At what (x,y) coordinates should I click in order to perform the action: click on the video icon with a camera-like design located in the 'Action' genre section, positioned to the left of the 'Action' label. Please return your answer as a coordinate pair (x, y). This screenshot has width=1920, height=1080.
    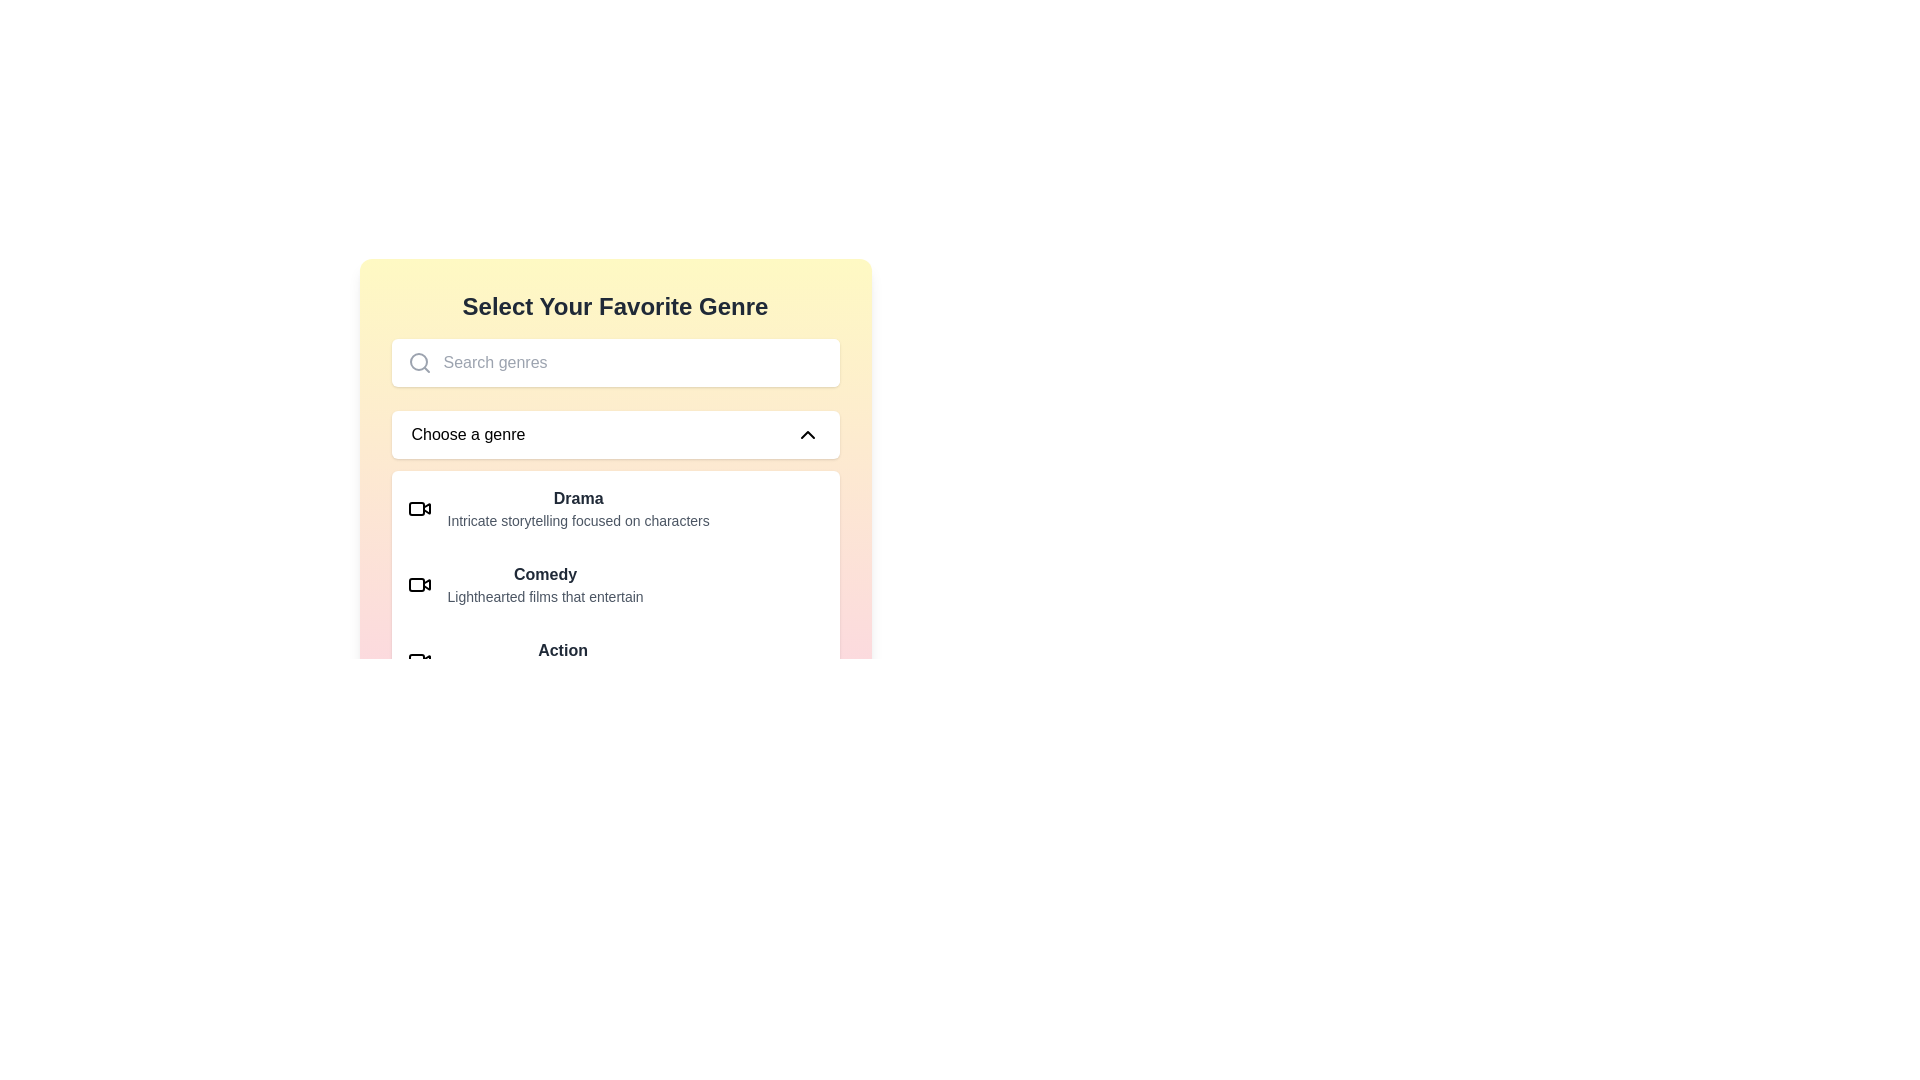
    Looking at the image, I should click on (418, 660).